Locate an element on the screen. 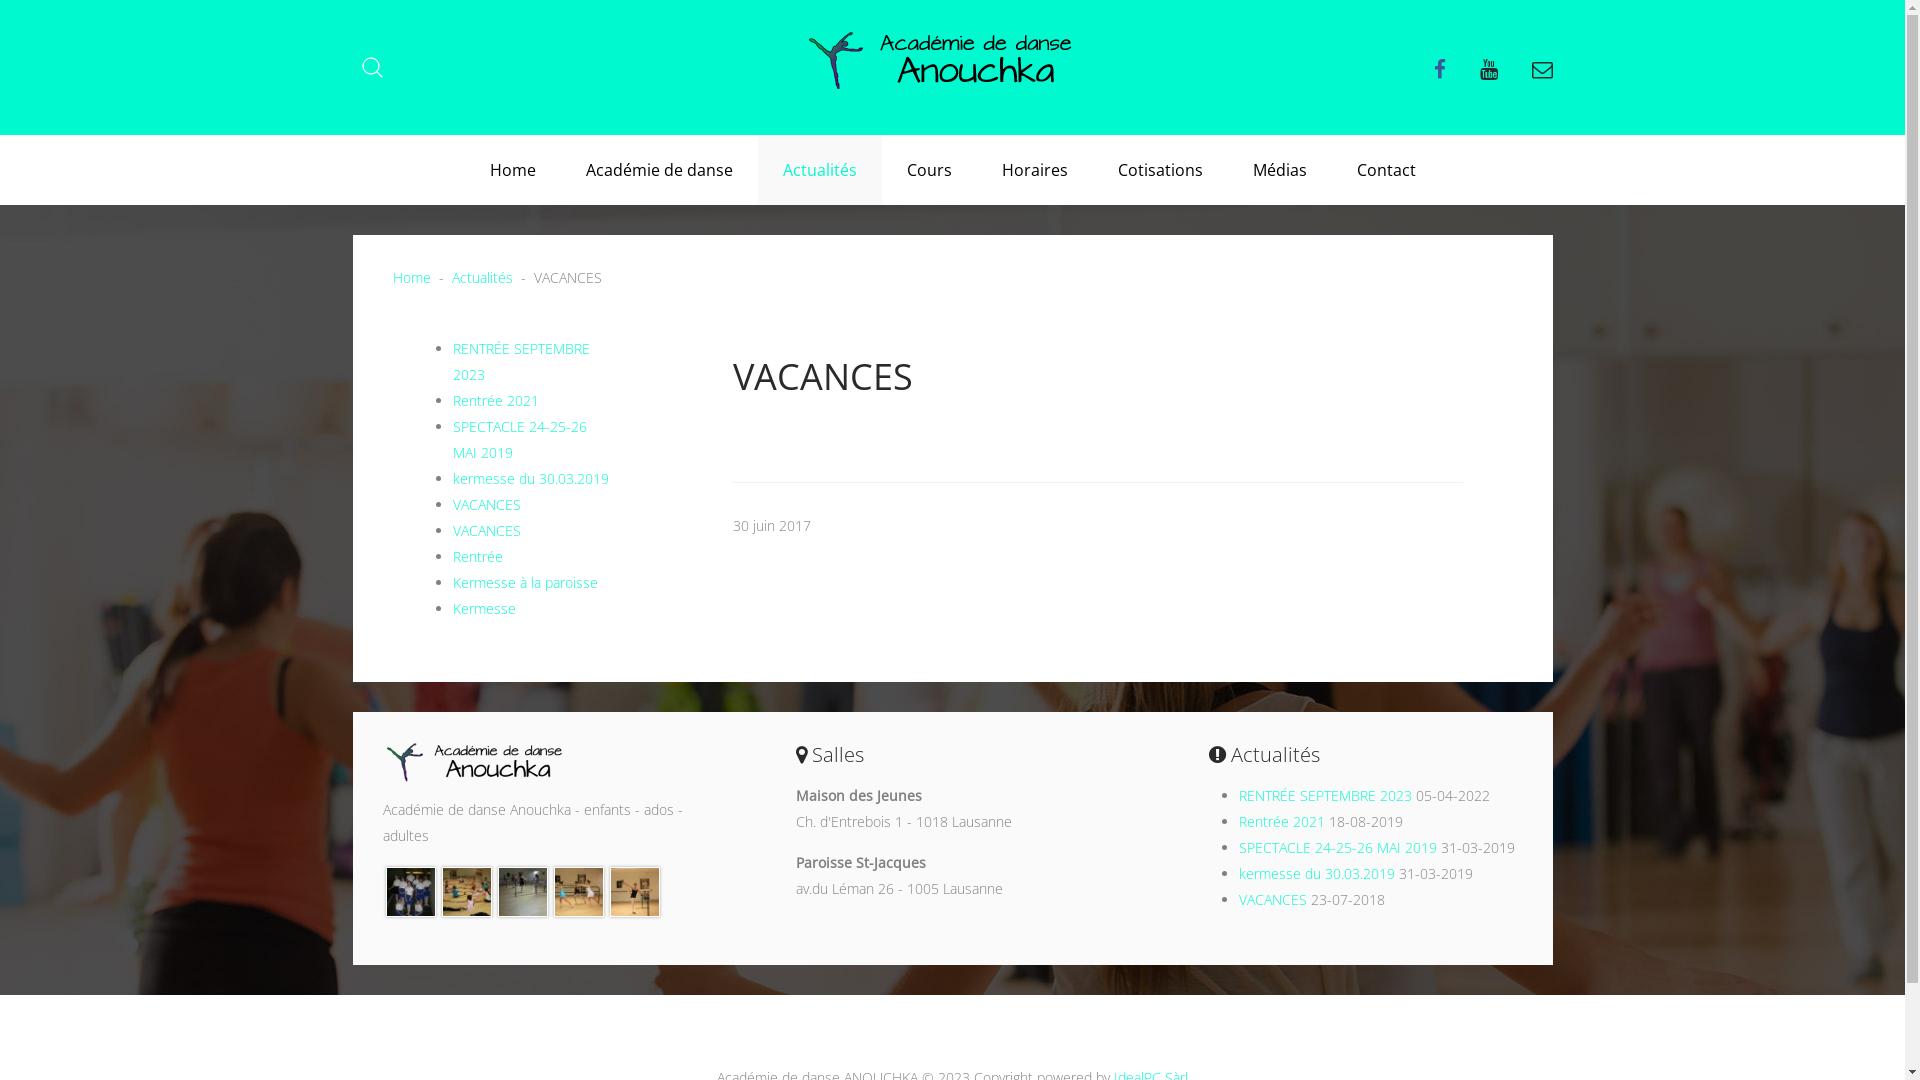 This screenshot has width=1920, height=1080. '20170915_182031' is located at coordinates (523, 889).